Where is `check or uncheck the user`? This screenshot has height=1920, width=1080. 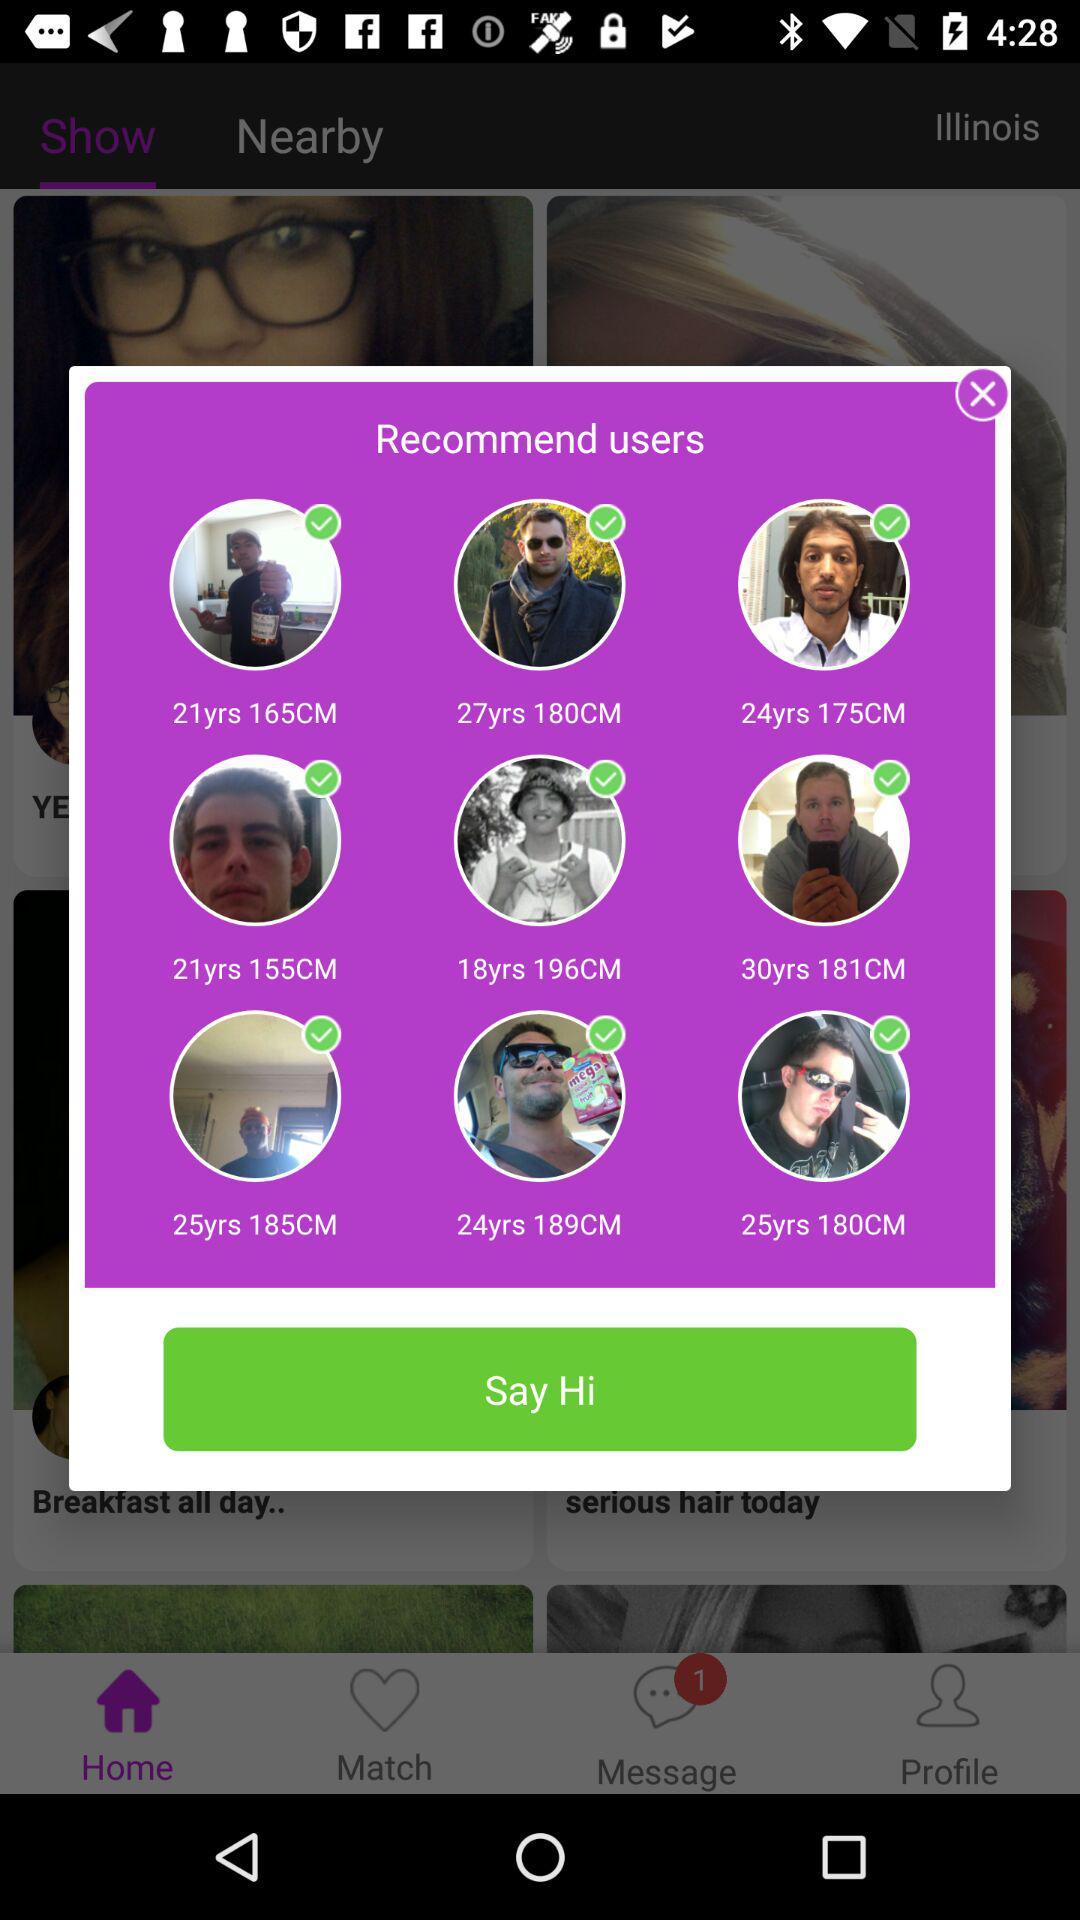
check or uncheck the user is located at coordinates (604, 1035).